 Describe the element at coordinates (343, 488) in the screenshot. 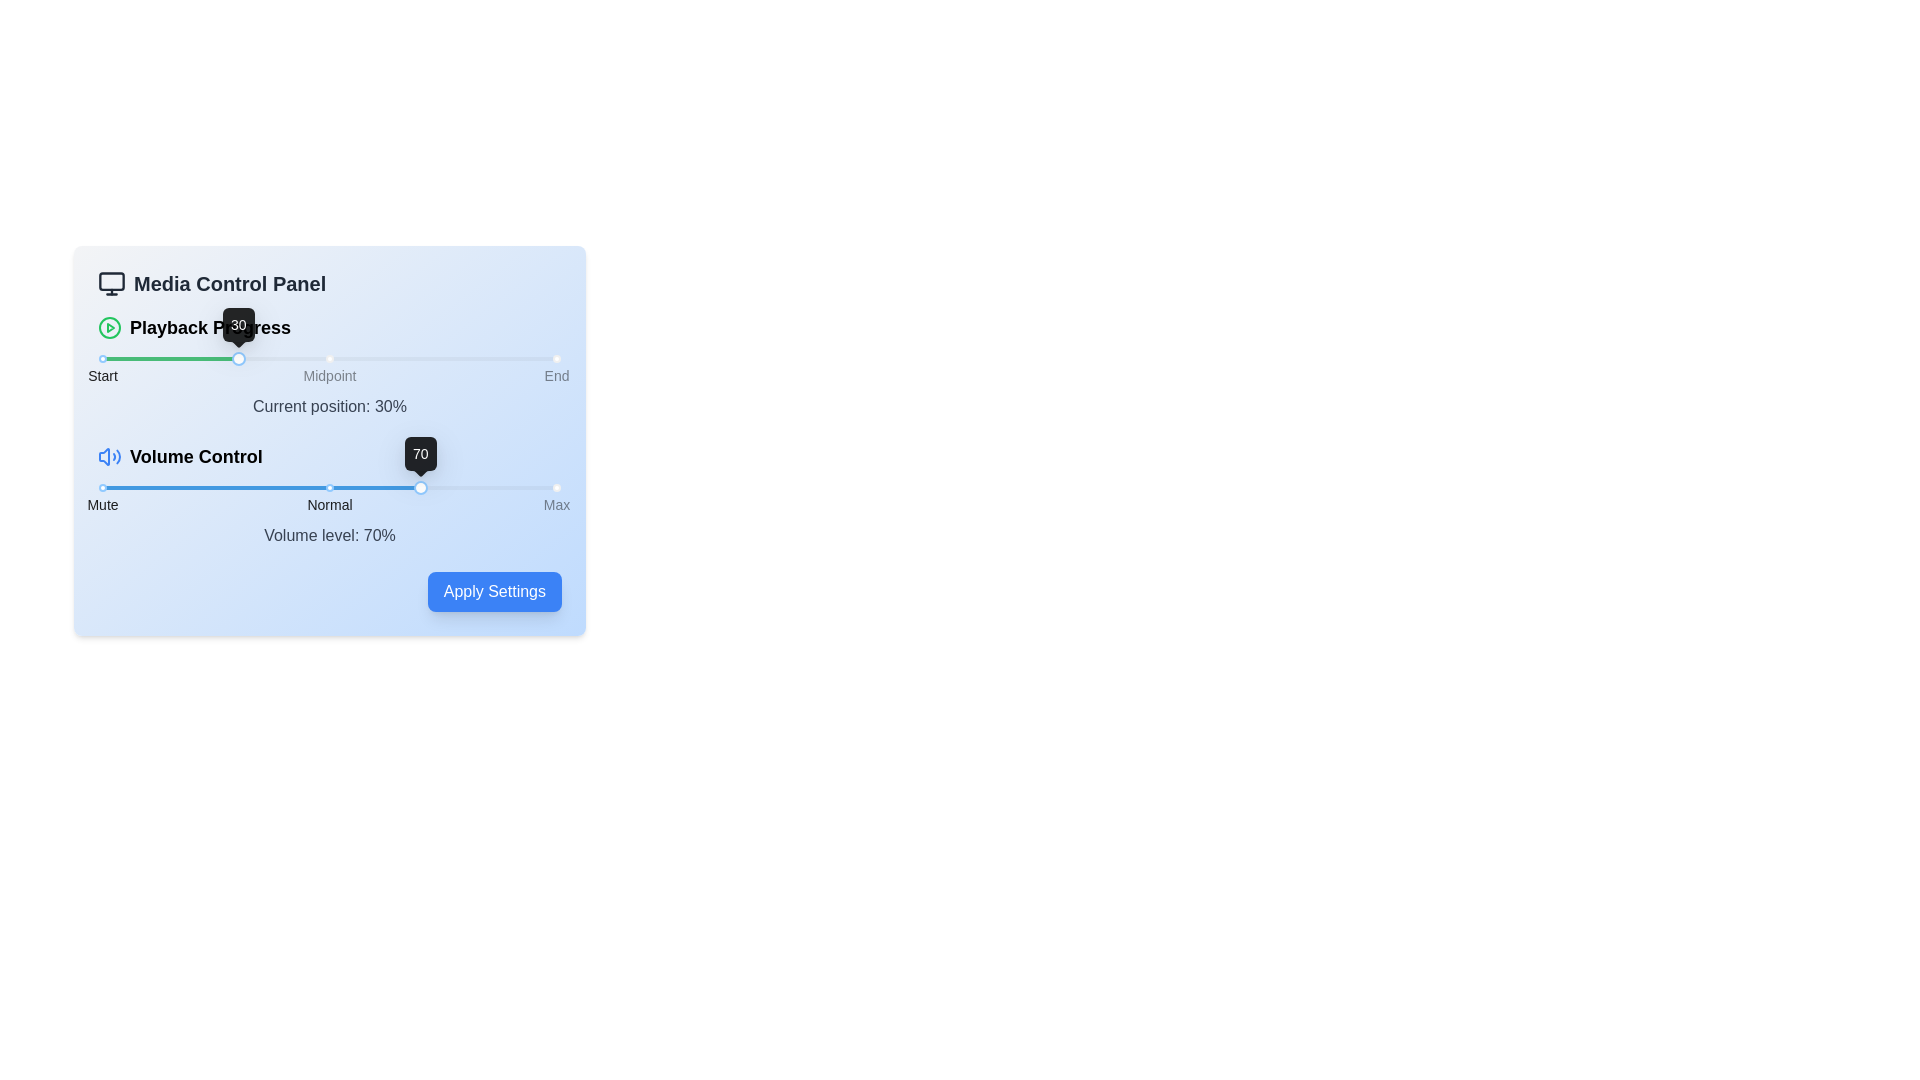

I see `the slider` at that location.